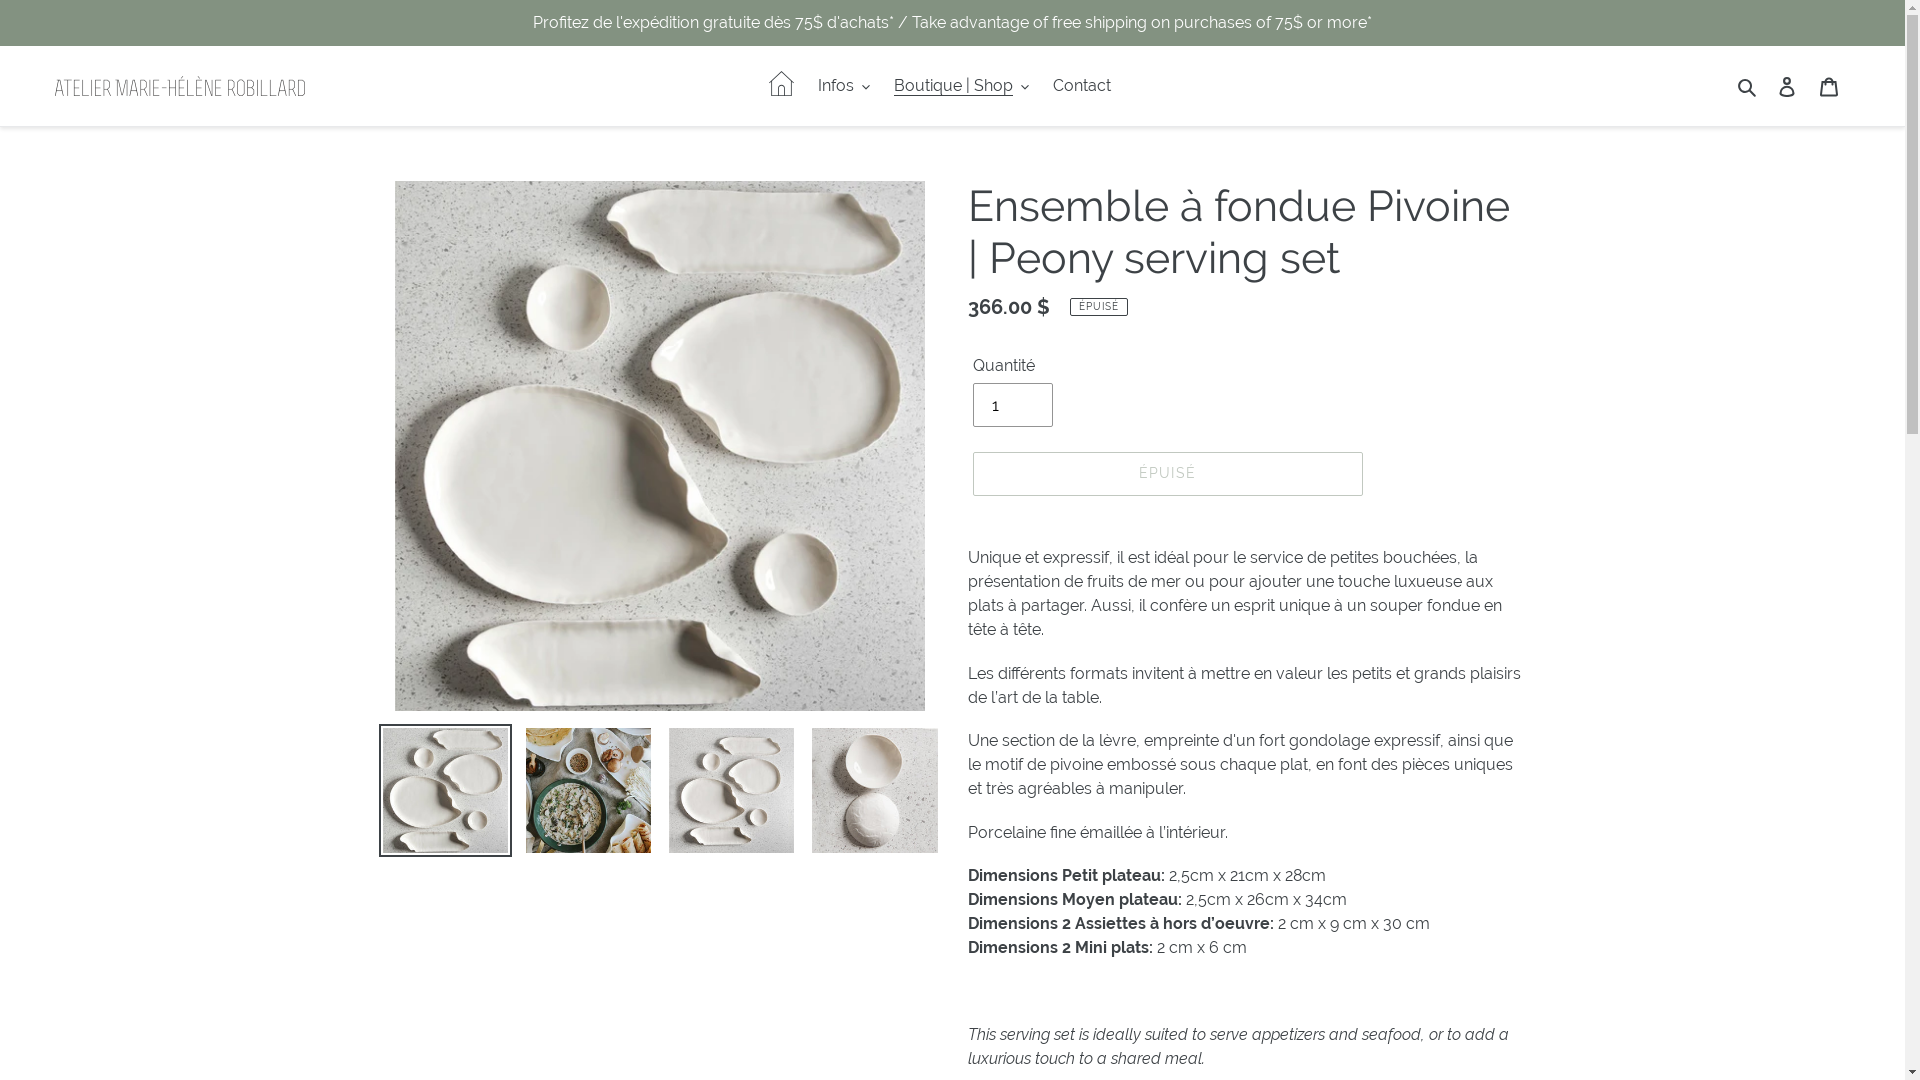 The width and height of the screenshot is (1920, 1080). Describe the element at coordinates (1041, 84) in the screenshot. I see `'Contact'` at that location.